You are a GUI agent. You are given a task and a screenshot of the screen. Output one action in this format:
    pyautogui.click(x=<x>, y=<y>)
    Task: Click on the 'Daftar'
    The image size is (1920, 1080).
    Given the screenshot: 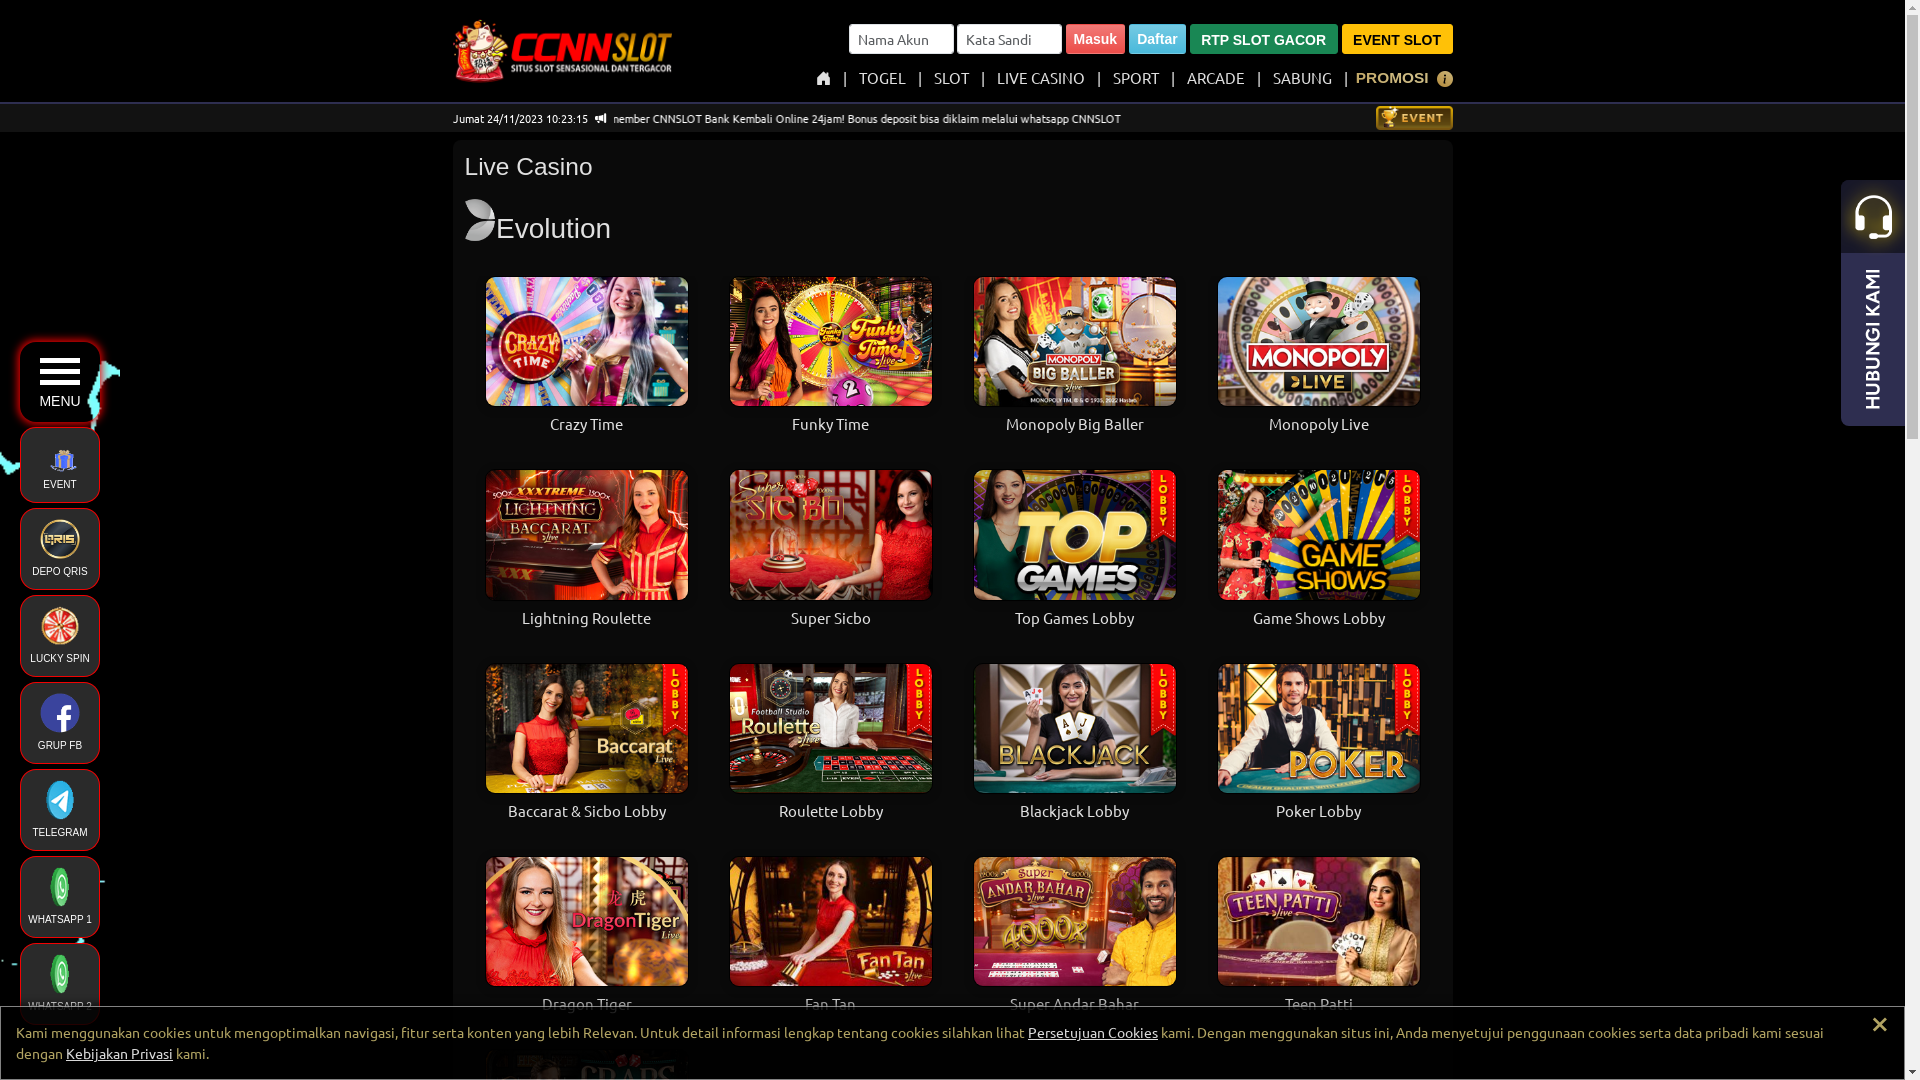 What is the action you would take?
    pyautogui.click(x=1156, y=38)
    